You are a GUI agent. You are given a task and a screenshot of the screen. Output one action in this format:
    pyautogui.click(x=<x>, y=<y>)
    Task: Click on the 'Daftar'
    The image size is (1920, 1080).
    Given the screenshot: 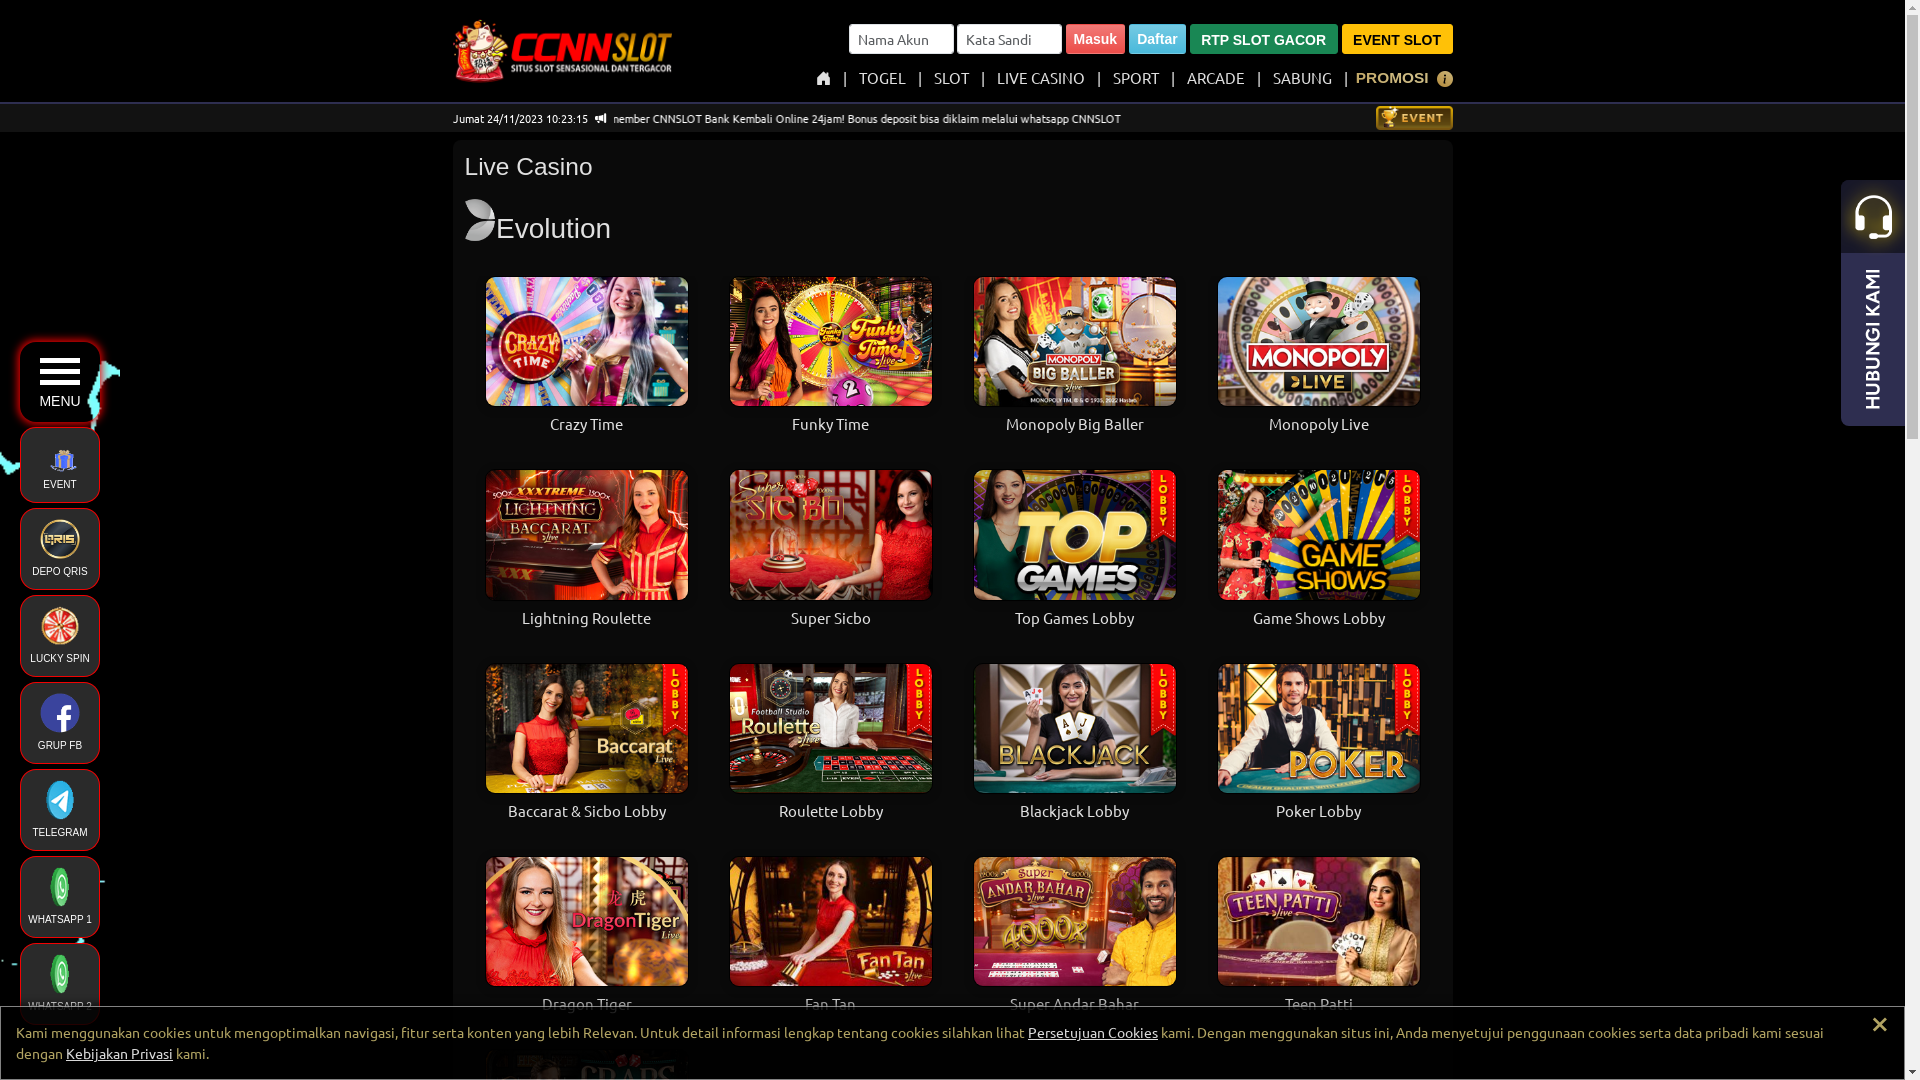 What is the action you would take?
    pyautogui.click(x=1156, y=38)
    